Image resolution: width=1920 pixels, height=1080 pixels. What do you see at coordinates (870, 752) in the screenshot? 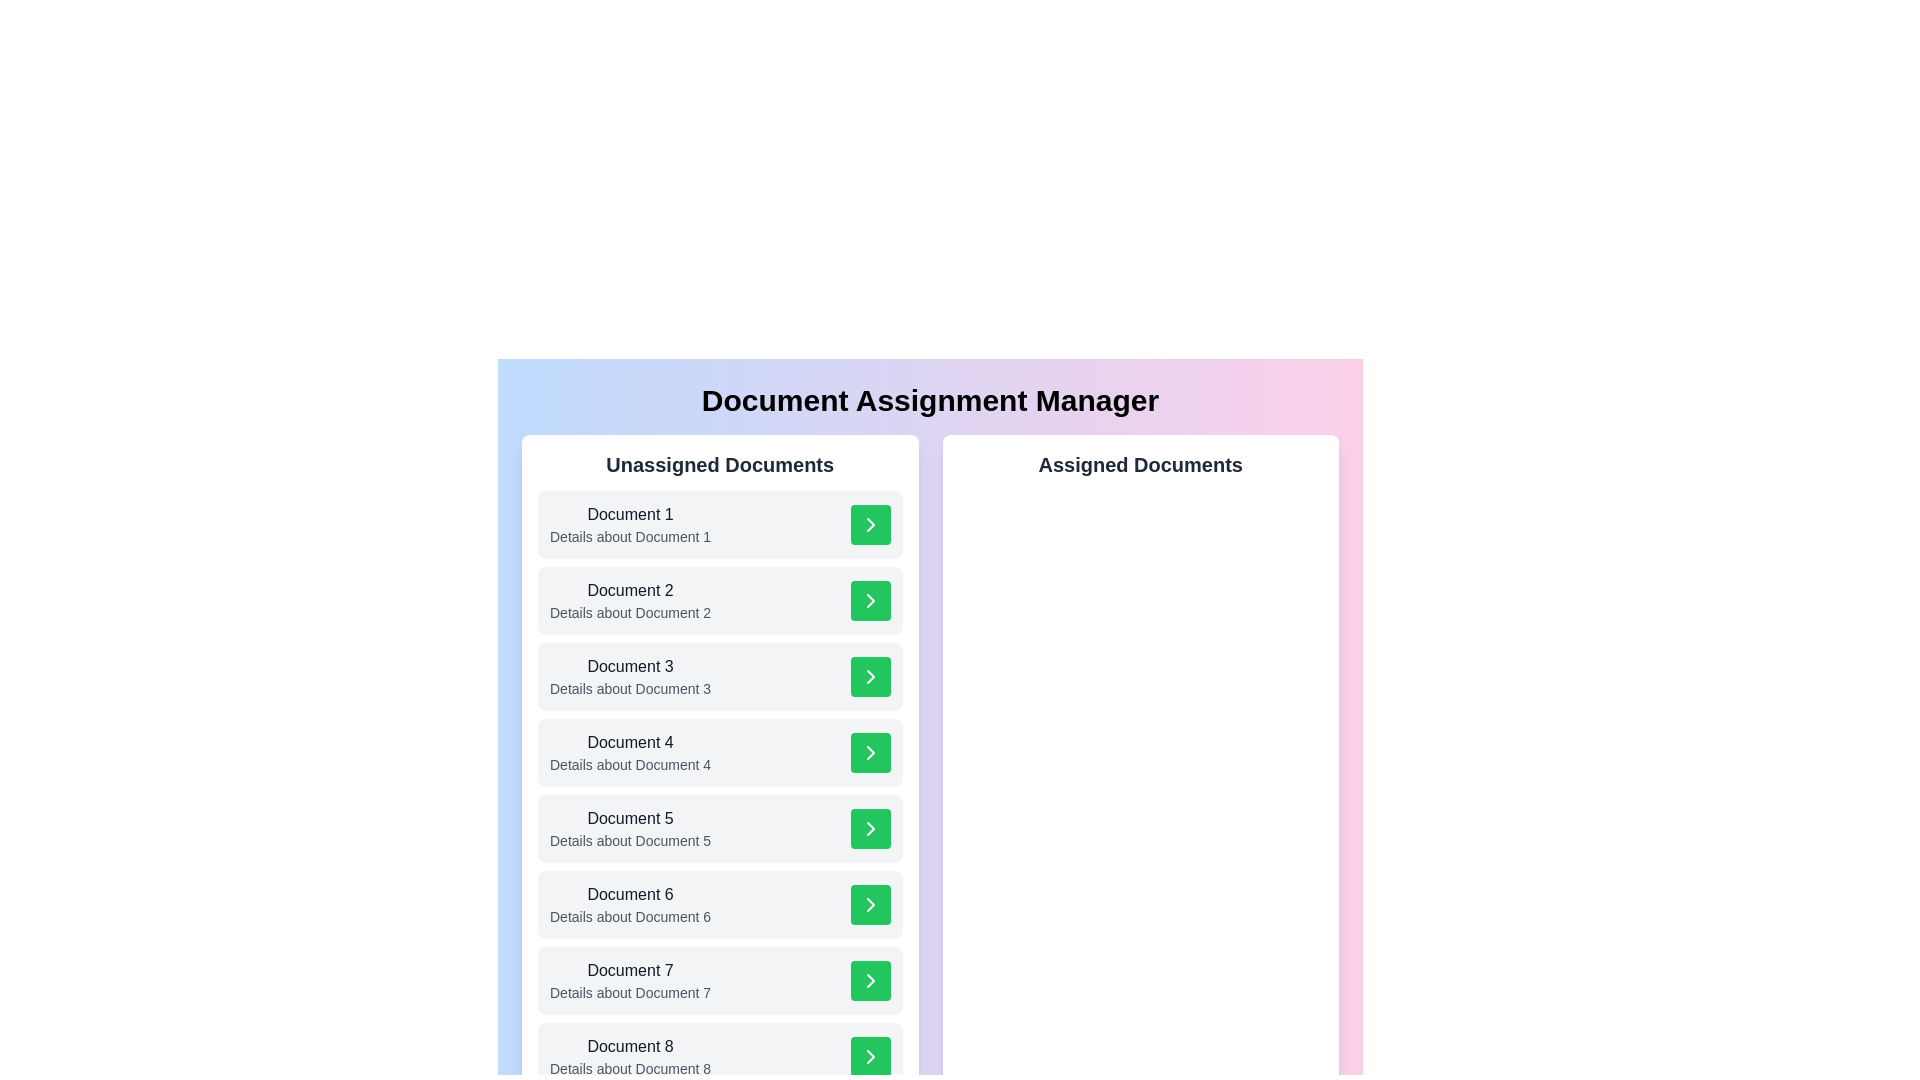
I see `the rightward chevron icon located at the far-right side of the fourth item in the 'Unassigned Documents' list` at bounding box center [870, 752].